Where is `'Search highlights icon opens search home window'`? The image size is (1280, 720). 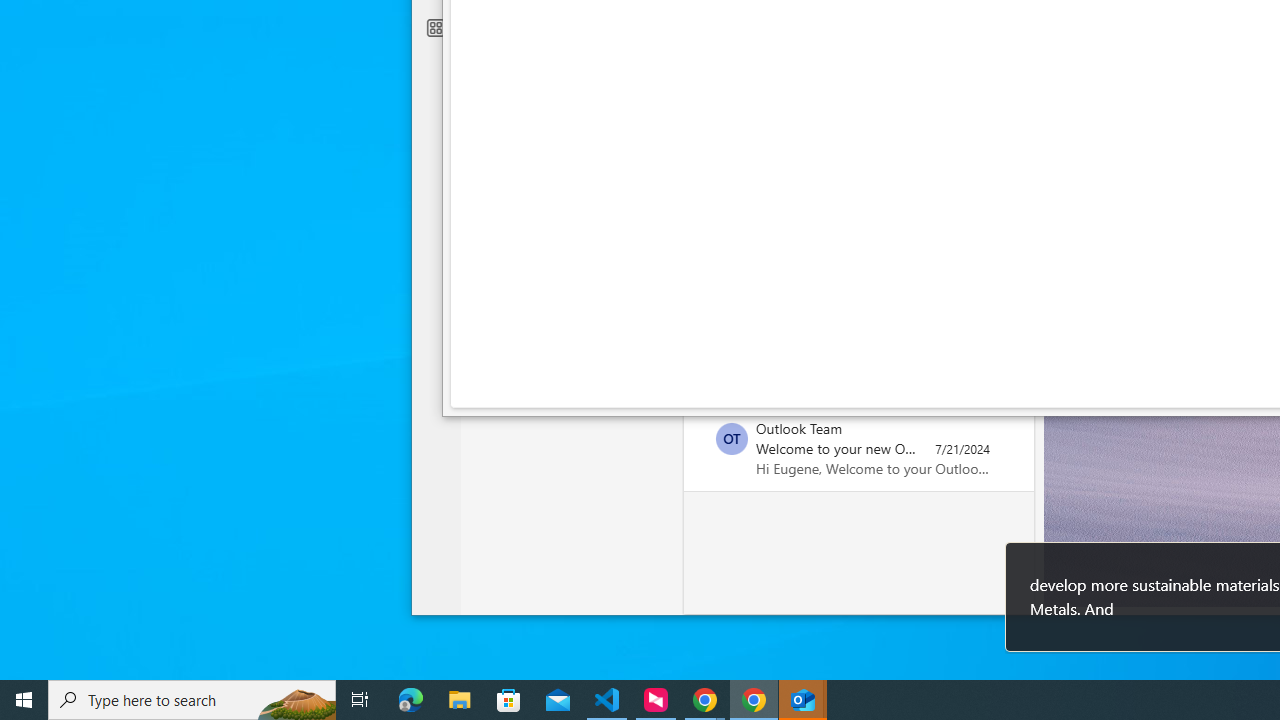 'Search highlights icon opens search home window' is located at coordinates (294, 698).